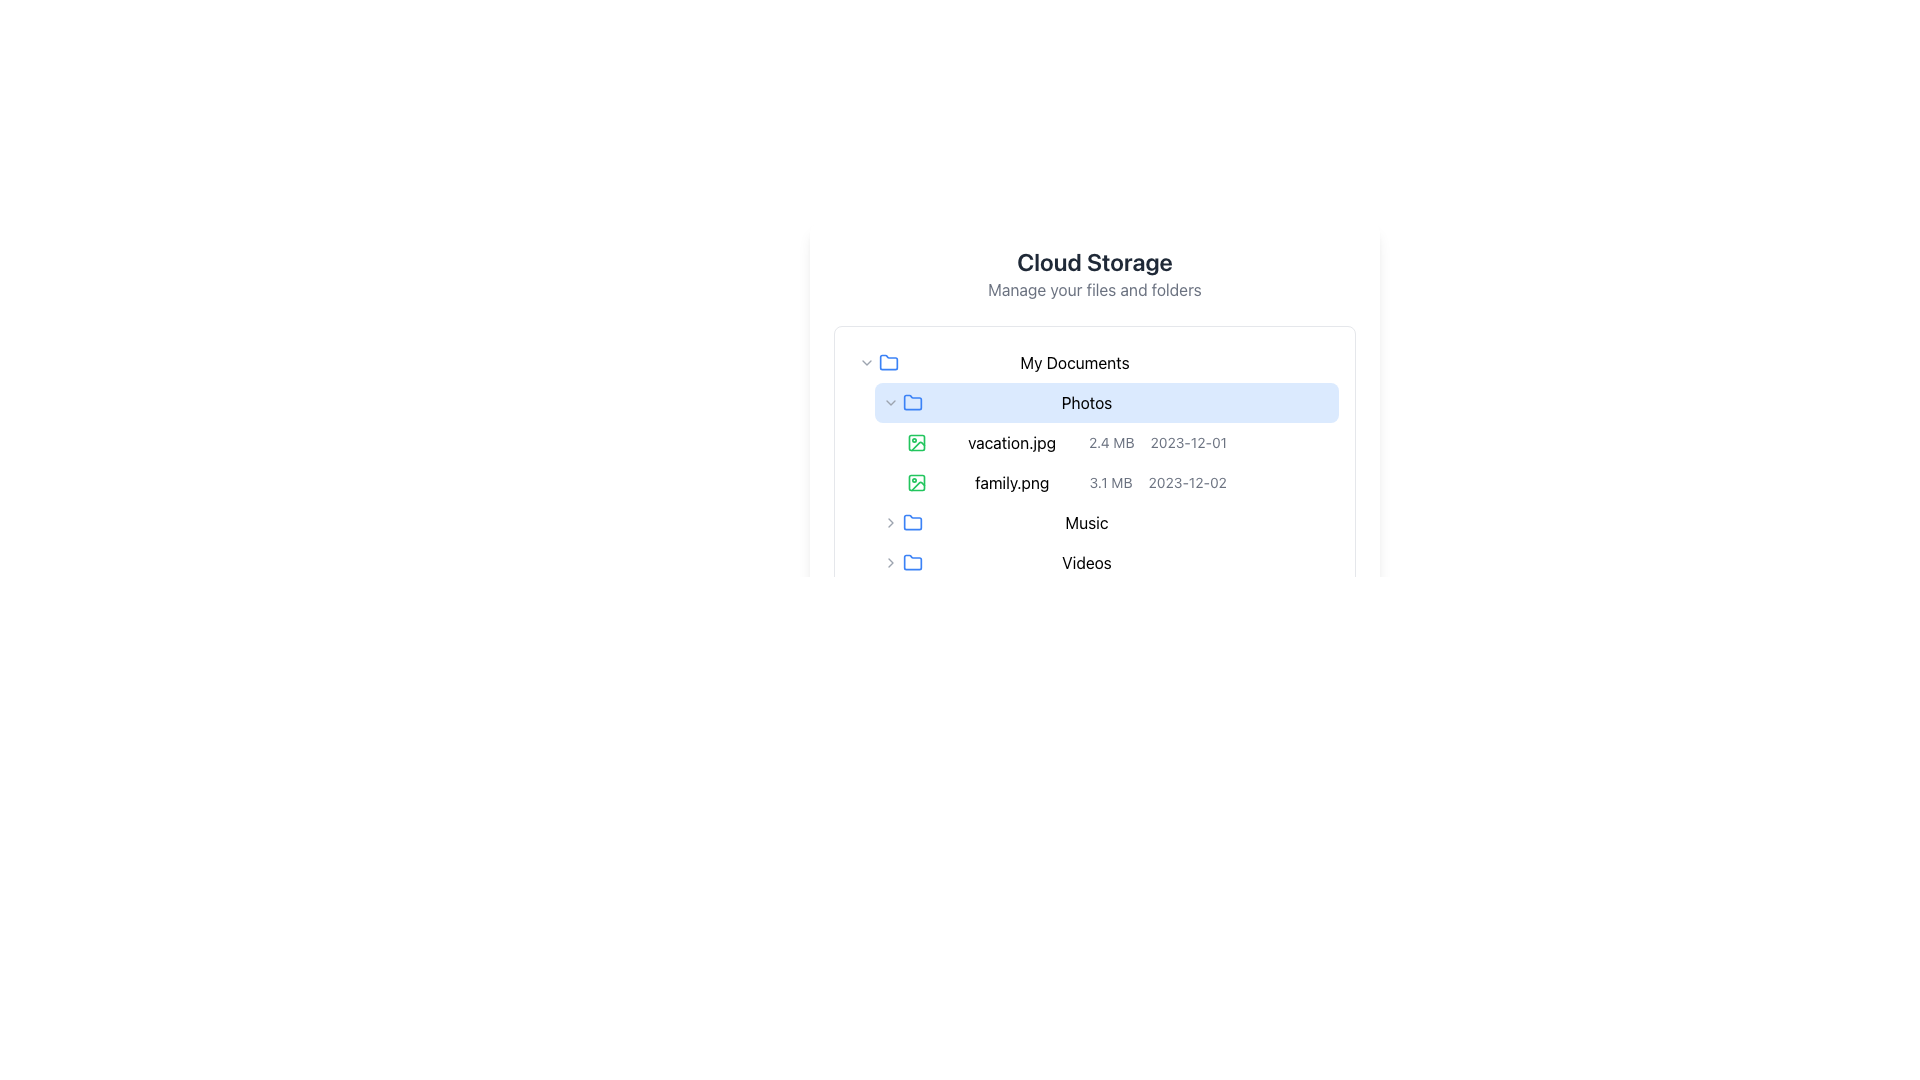 This screenshot has height=1080, width=1920. What do you see at coordinates (1093, 563) in the screenshot?
I see `to select the 'Videos' navigation item, which is the last visible entry in the folder browsing interface, located near the bottom of the list after 'Music'` at bounding box center [1093, 563].